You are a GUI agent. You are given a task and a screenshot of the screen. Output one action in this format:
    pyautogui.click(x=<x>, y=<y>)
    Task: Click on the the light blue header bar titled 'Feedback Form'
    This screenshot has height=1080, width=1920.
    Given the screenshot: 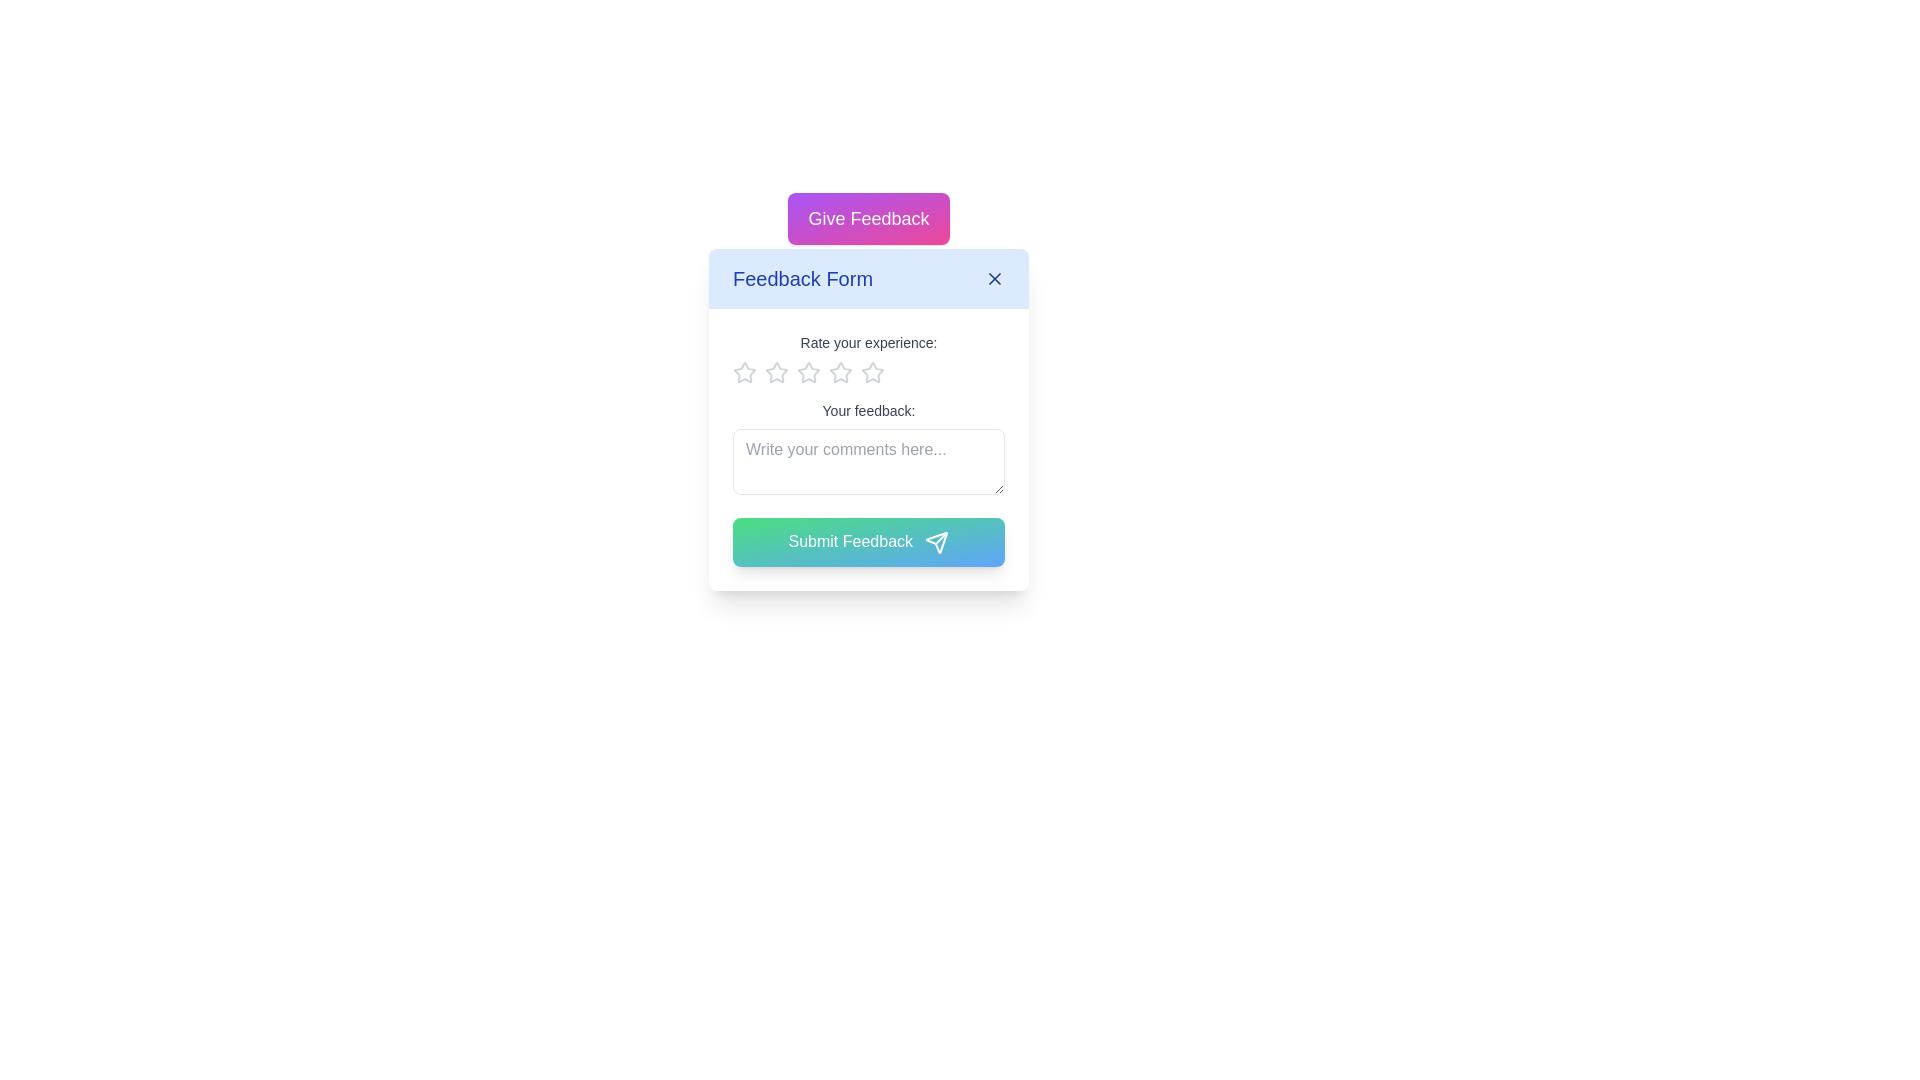 What is the action you would take?
    pyautogui.click(x=868, y=278)
    